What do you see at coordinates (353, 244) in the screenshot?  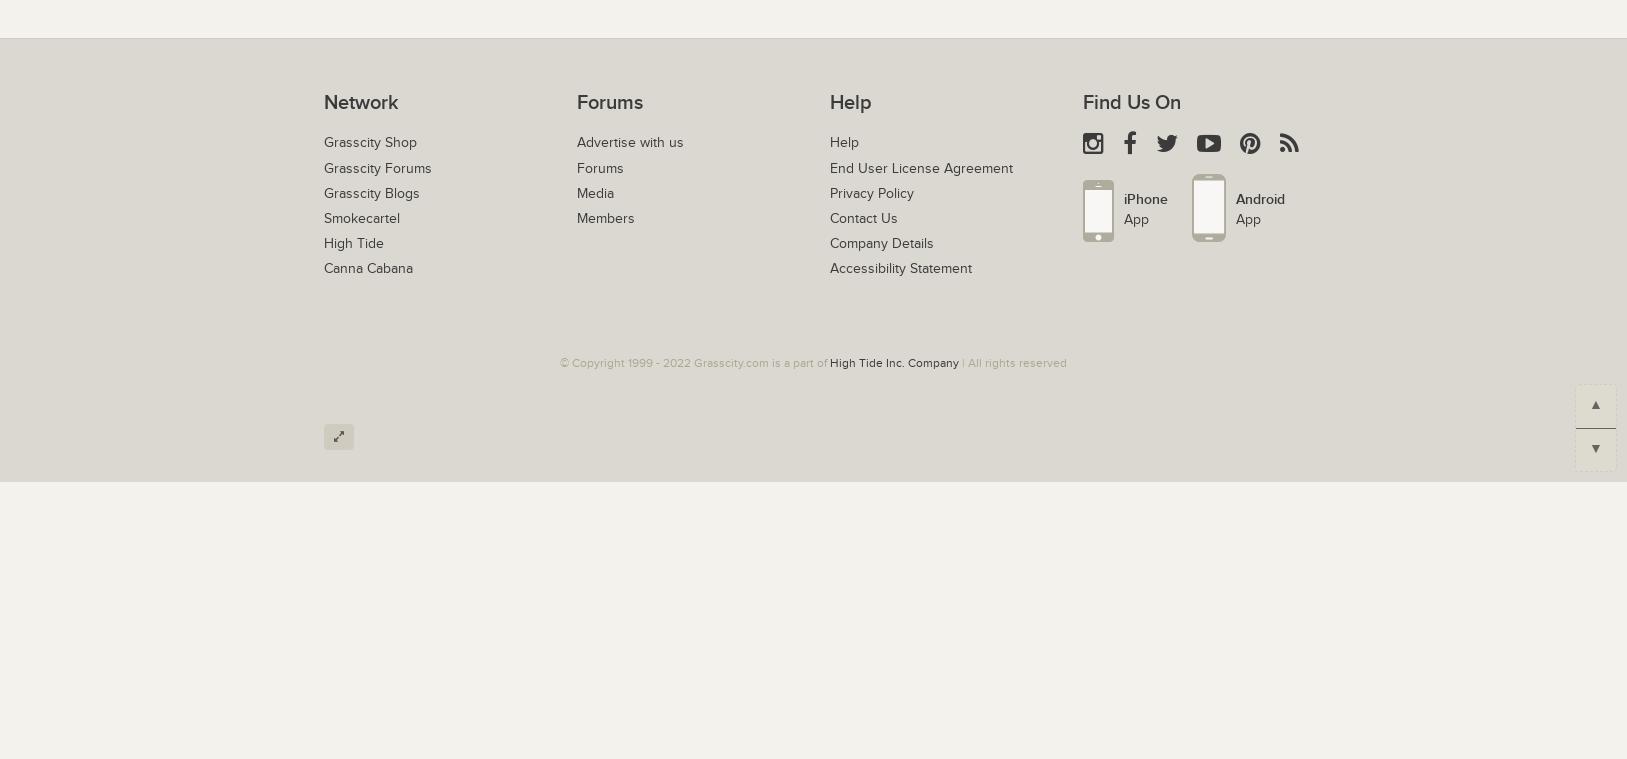 I see `'High Tide'` at bounding box center [353, 244].